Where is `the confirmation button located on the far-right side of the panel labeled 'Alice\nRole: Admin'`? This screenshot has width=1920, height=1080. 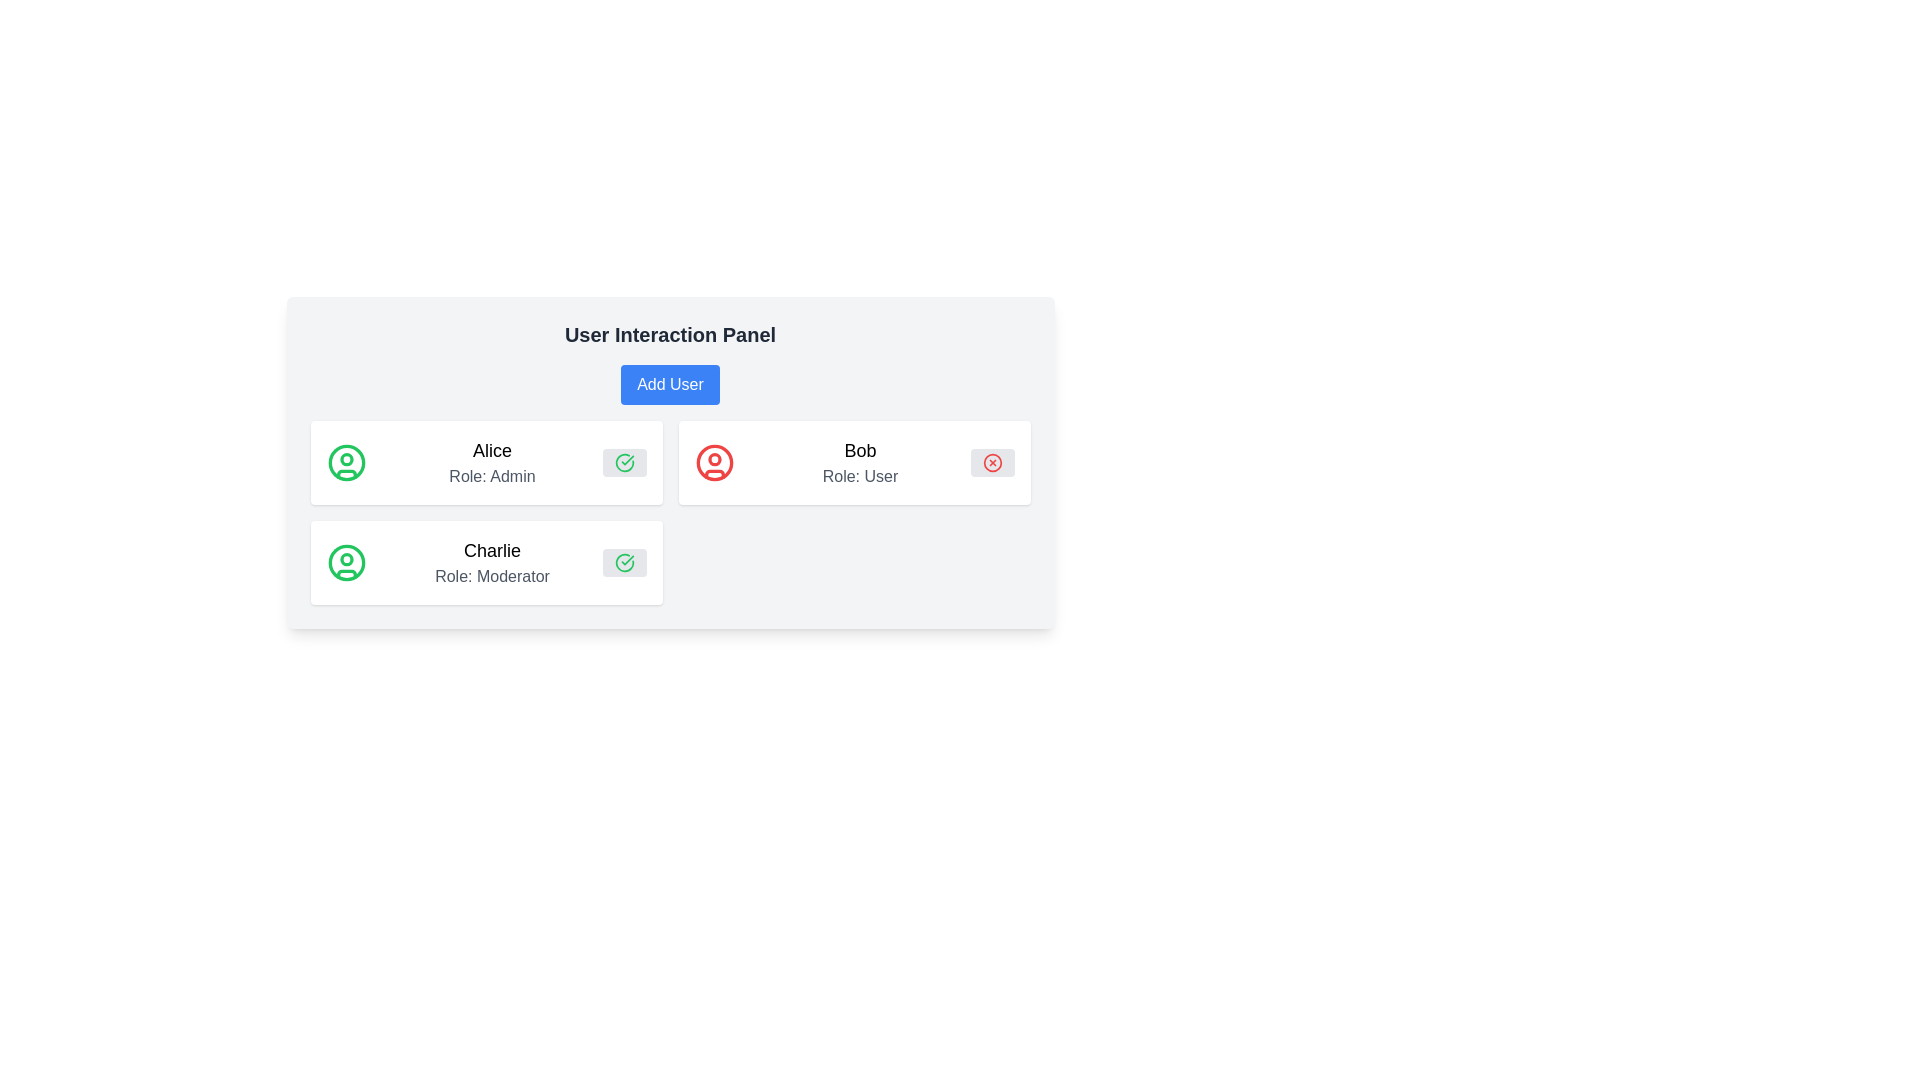 the confirmation button located on the far-right side of the panel labeled 'Alice\nRole: Admin' is located at coordinates (623, 462).